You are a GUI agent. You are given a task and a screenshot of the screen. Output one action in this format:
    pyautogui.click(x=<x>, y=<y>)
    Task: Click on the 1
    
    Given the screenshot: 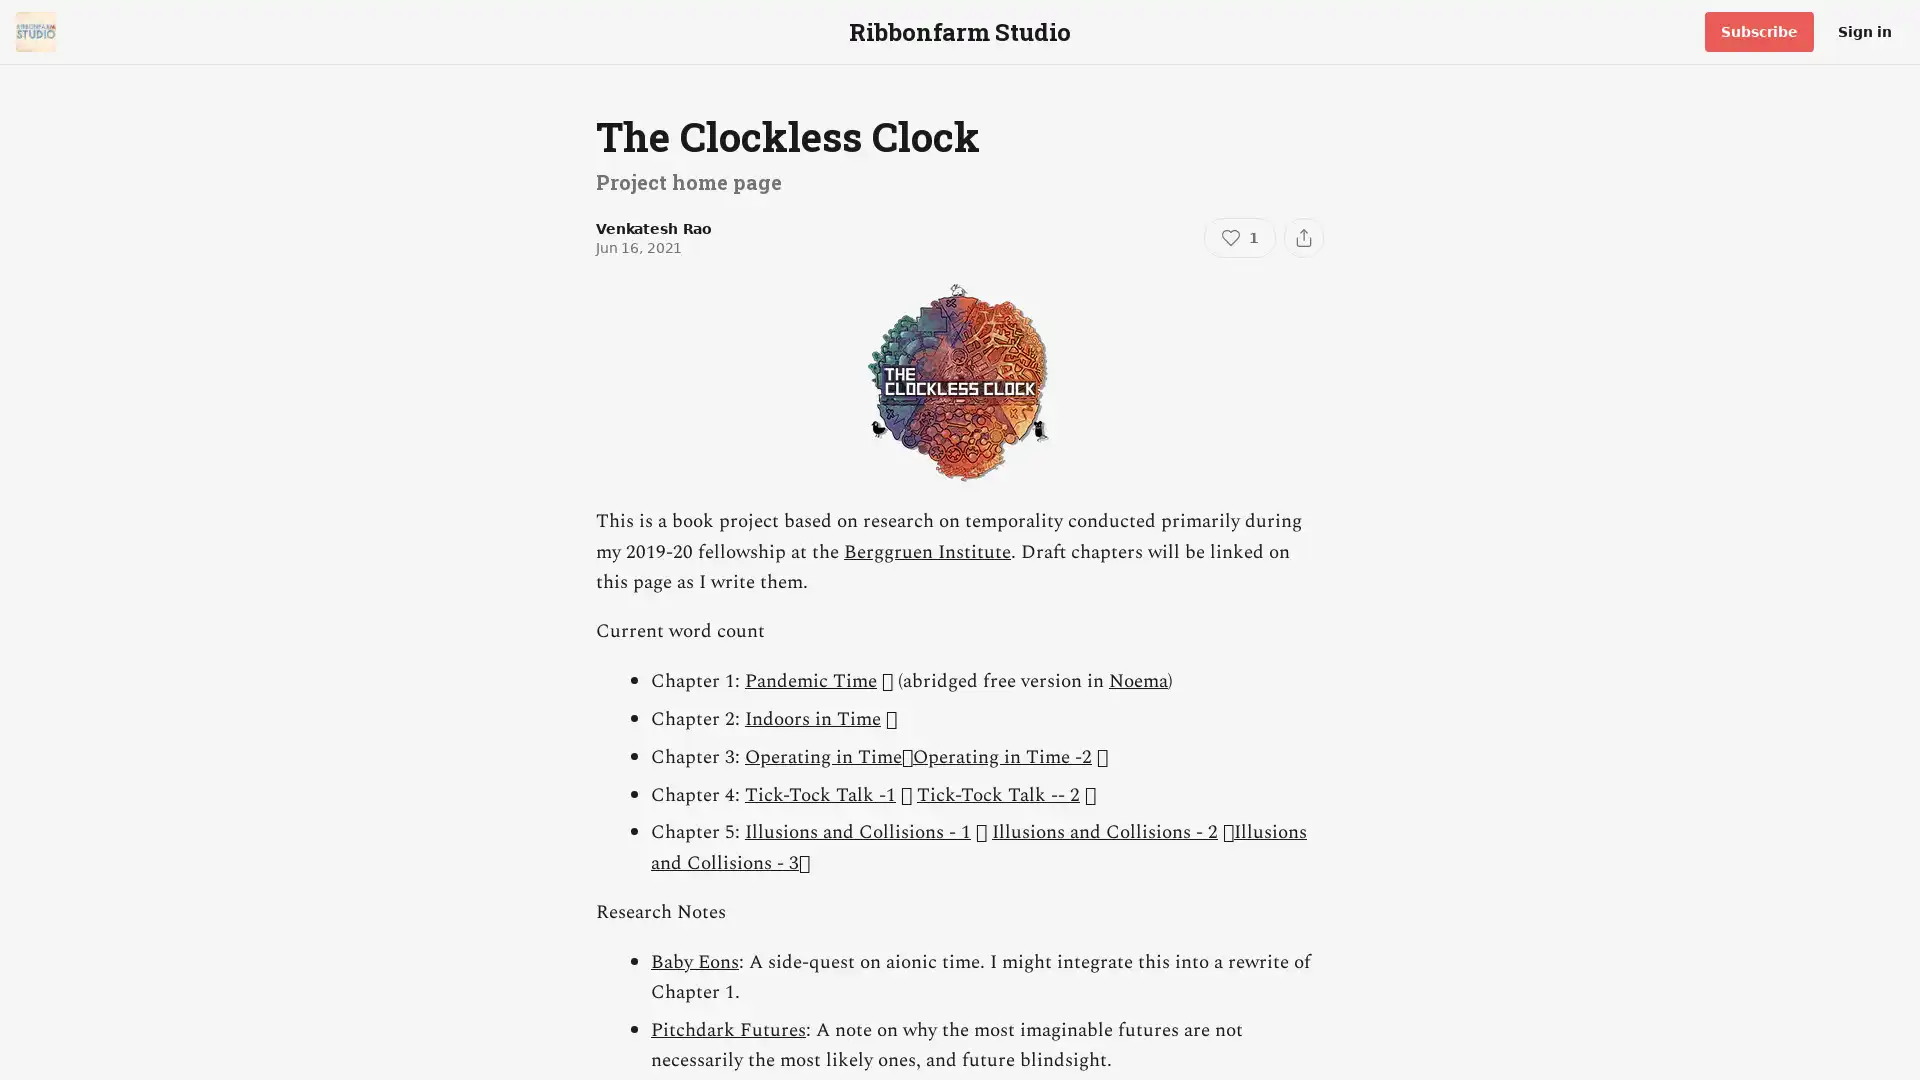 What is the action you would take?
    pyautogui.click(x=1238, y=237)
    